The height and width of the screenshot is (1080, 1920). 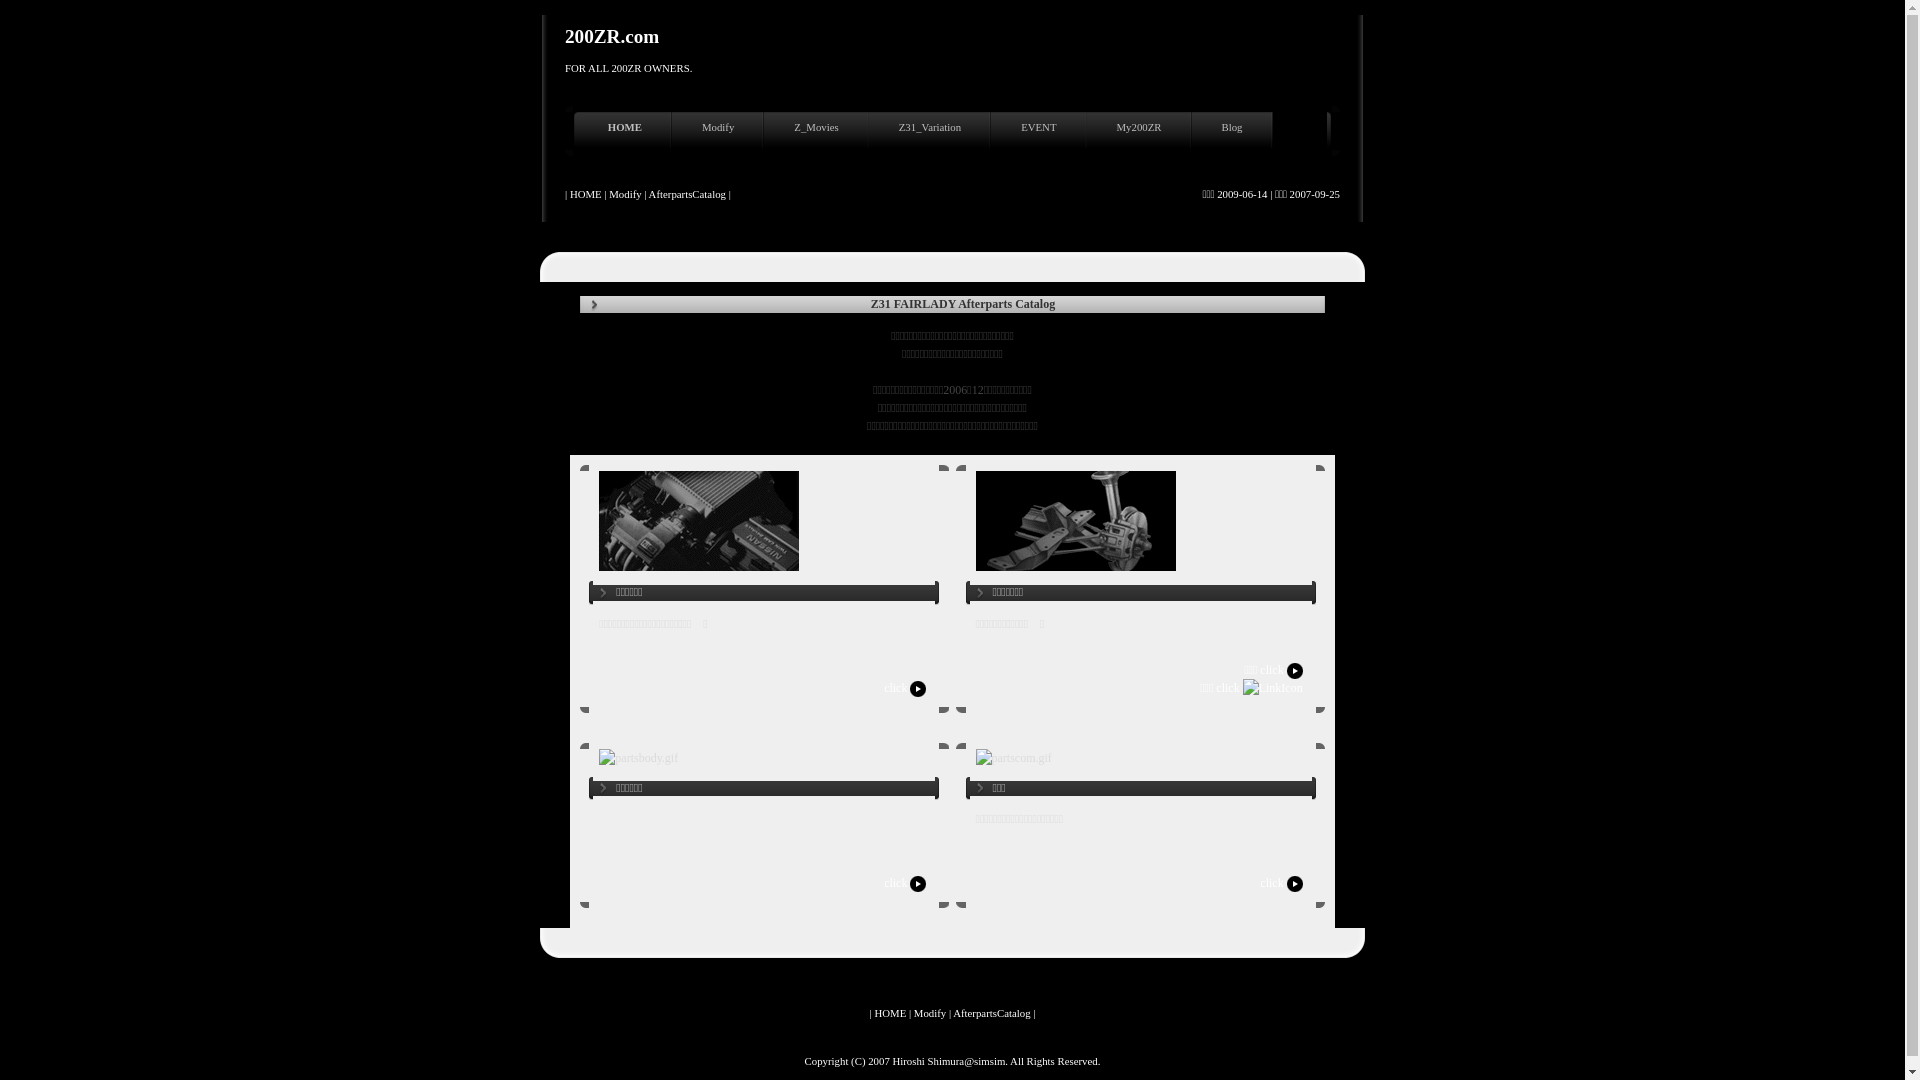 What do you see at coordinates (1233, 131) in the screenshot?
I see `'Blog'` at bounding box center [1233, 131].